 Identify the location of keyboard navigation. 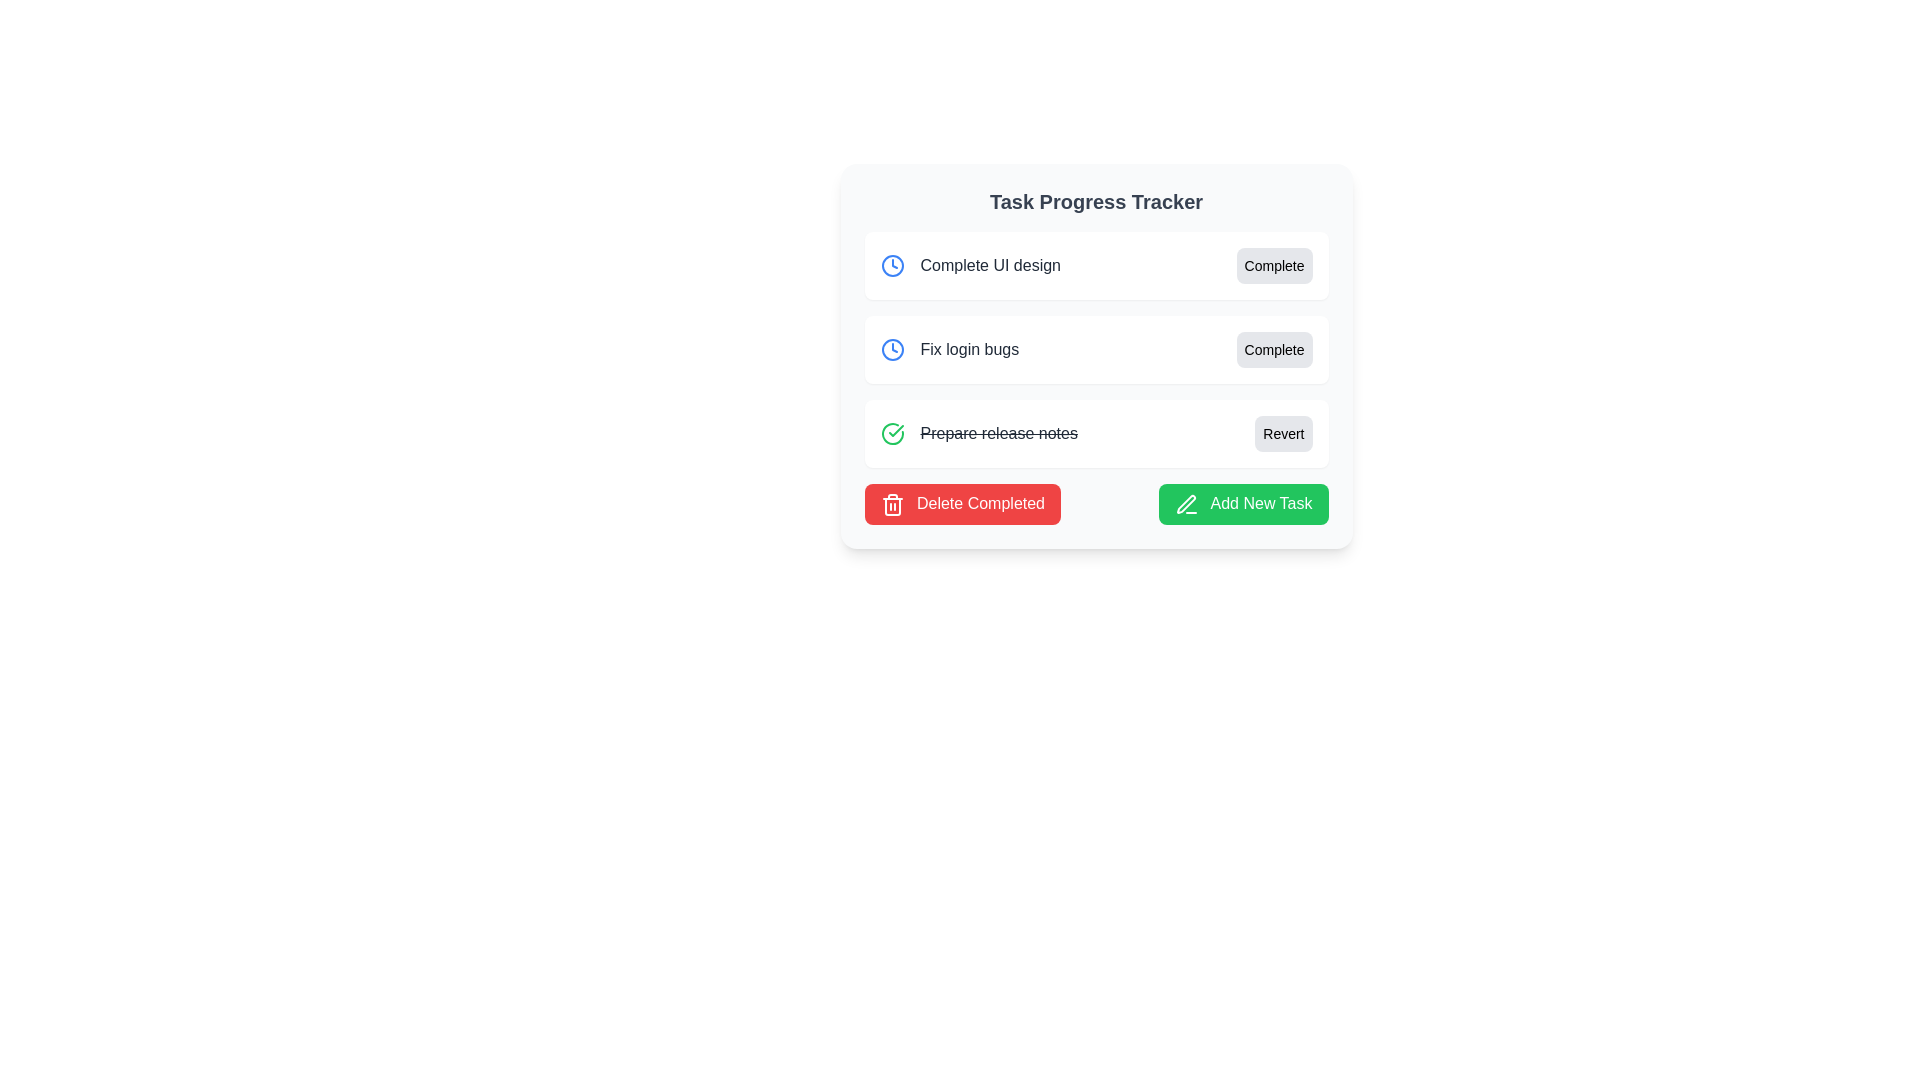
(1095, 433).